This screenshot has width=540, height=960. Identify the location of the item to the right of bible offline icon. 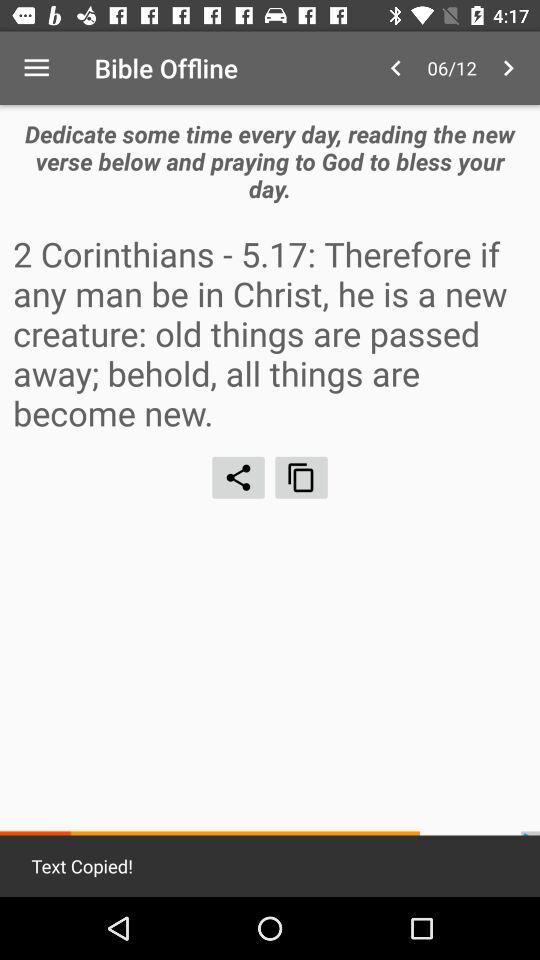
(395, 68).